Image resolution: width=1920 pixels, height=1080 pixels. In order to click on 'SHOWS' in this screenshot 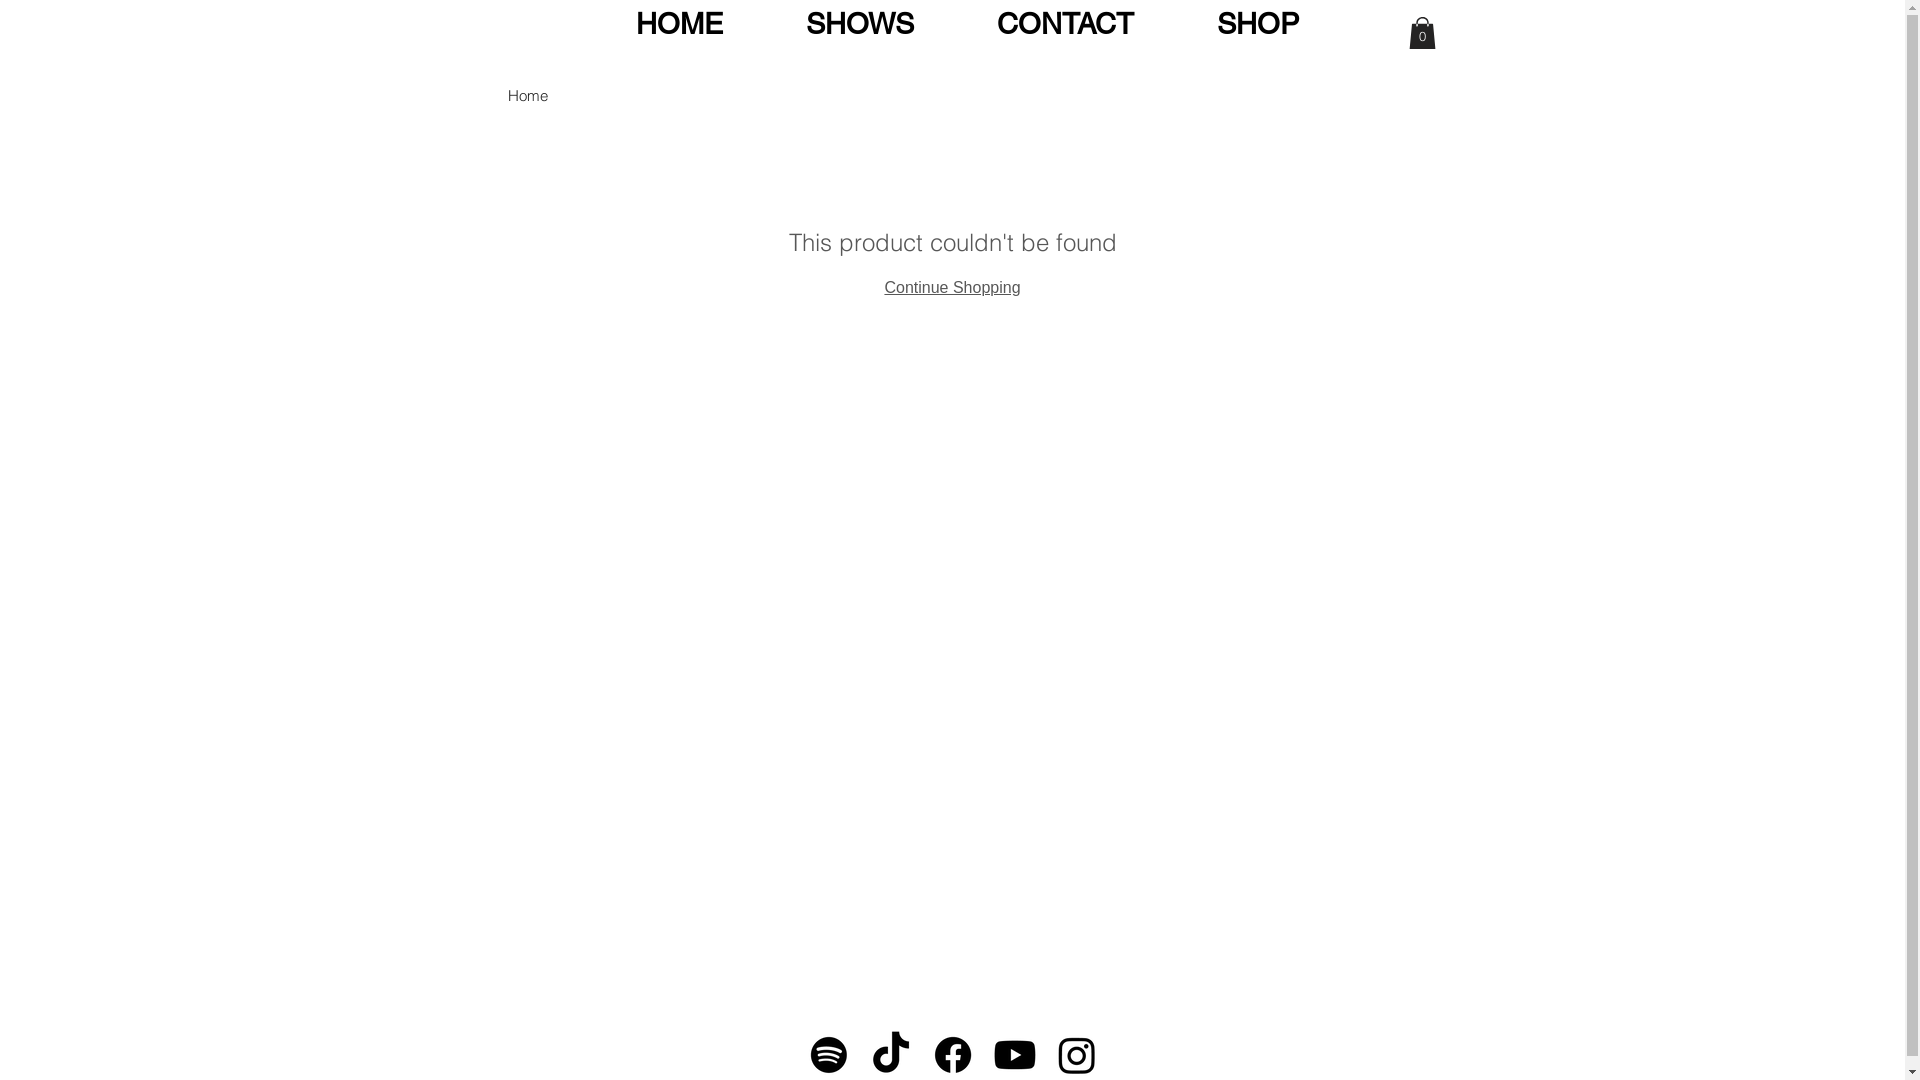, I will do `click(859, 15)`.